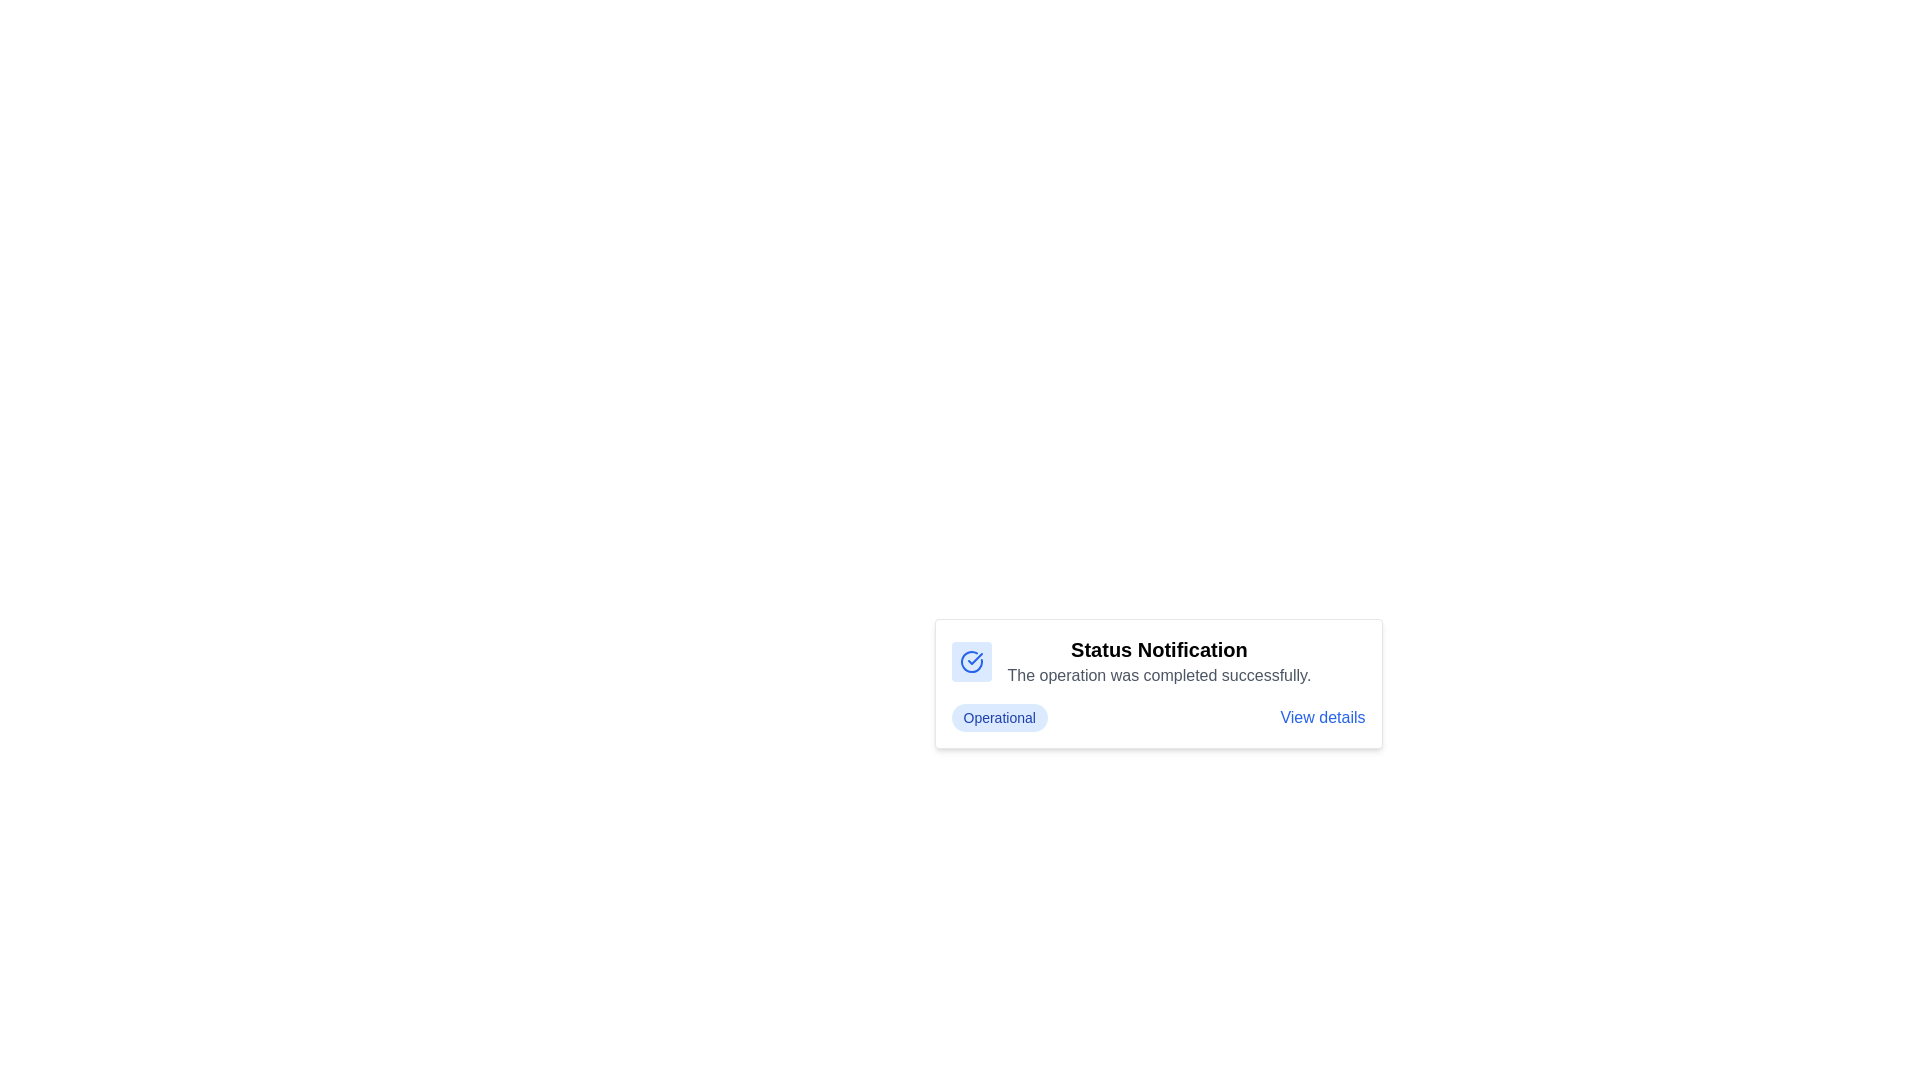  I want to click on the text element displaying 'The operation was completed successfully.' which is located beneath the 'Status Notification' heading, so click(1159, 675).